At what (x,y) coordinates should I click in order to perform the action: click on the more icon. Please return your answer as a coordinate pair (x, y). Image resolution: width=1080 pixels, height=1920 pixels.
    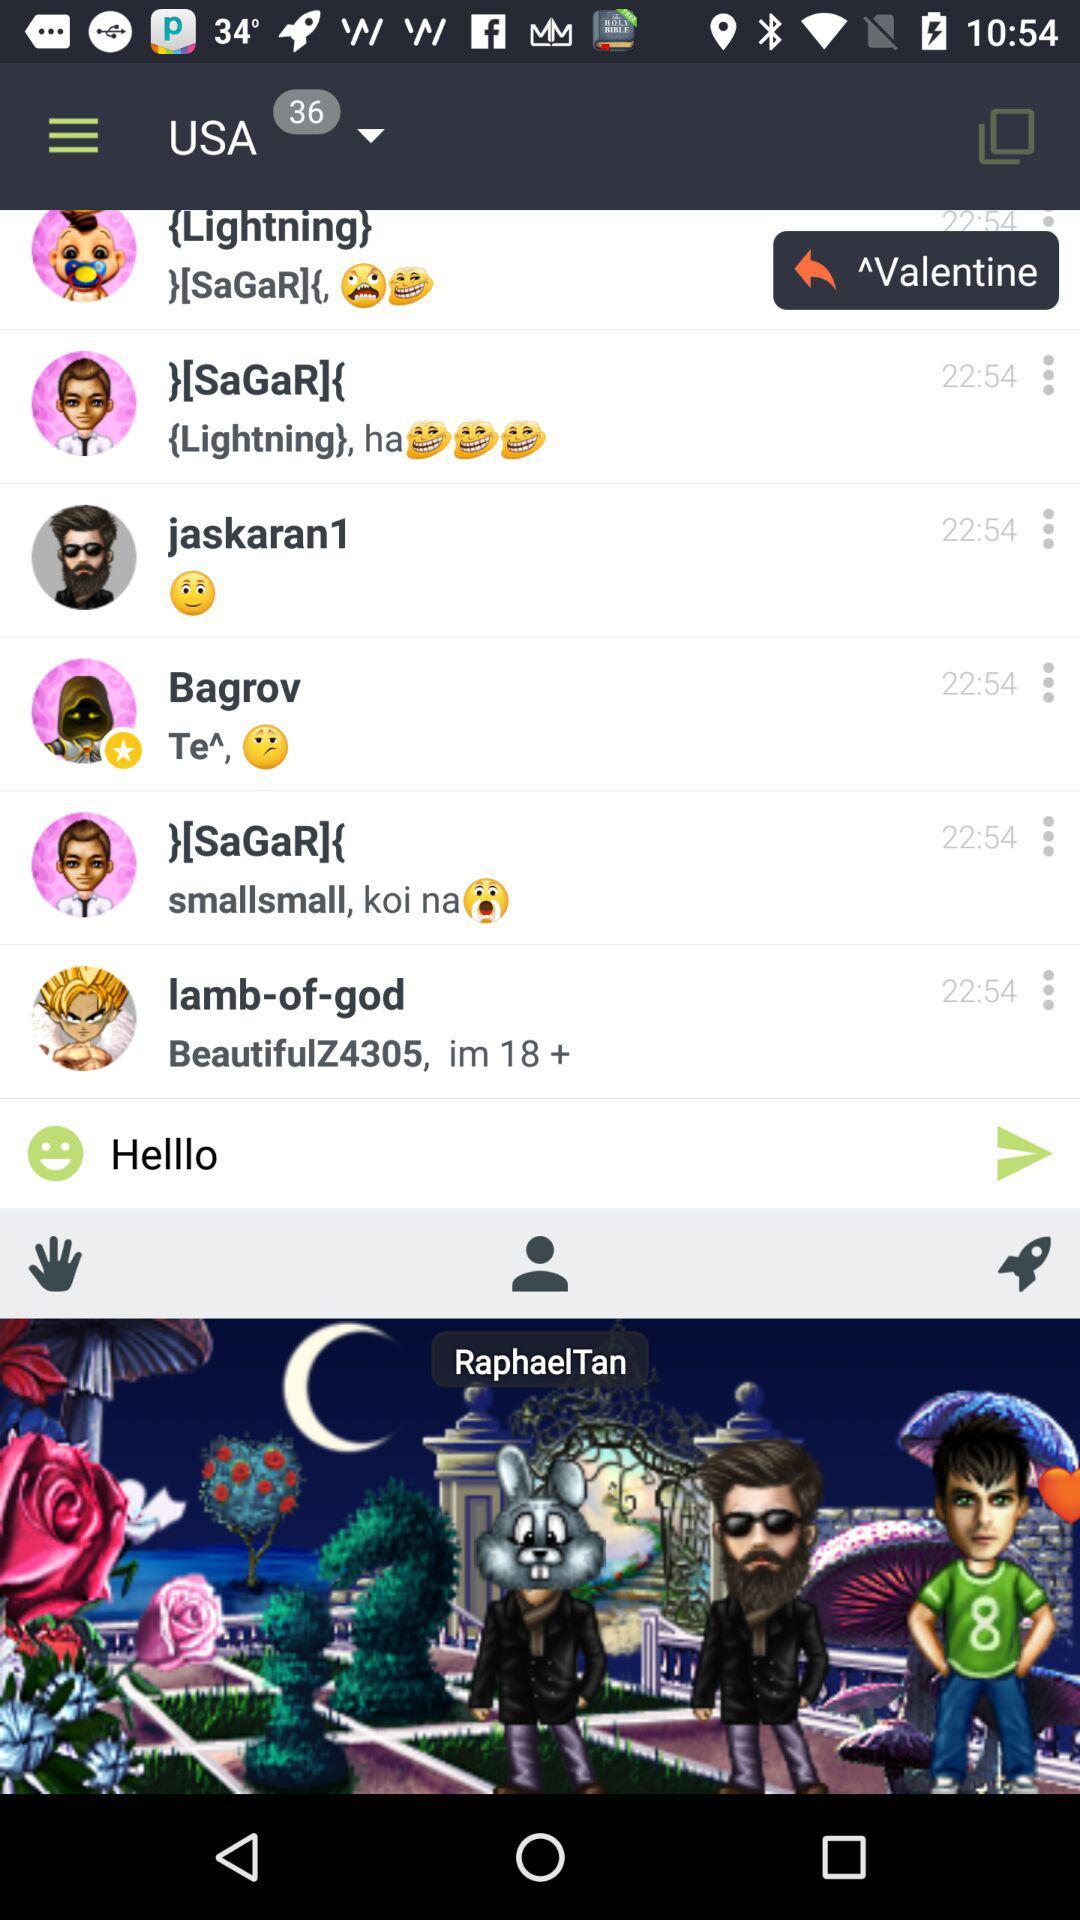
    Looking at the image, I should click on (1047, 528).